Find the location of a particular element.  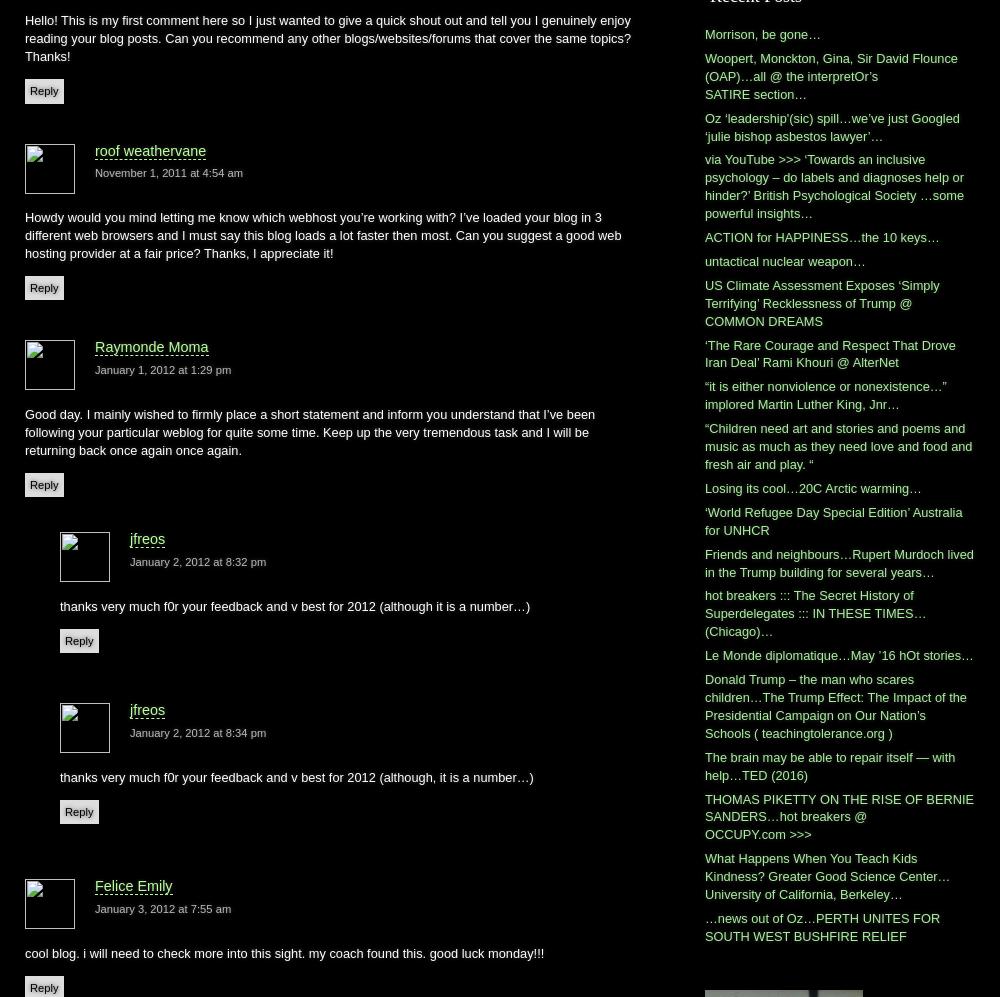

'The brain may be able to repair itself — with help…TED (2016)' is located at coordinates (829, 765).